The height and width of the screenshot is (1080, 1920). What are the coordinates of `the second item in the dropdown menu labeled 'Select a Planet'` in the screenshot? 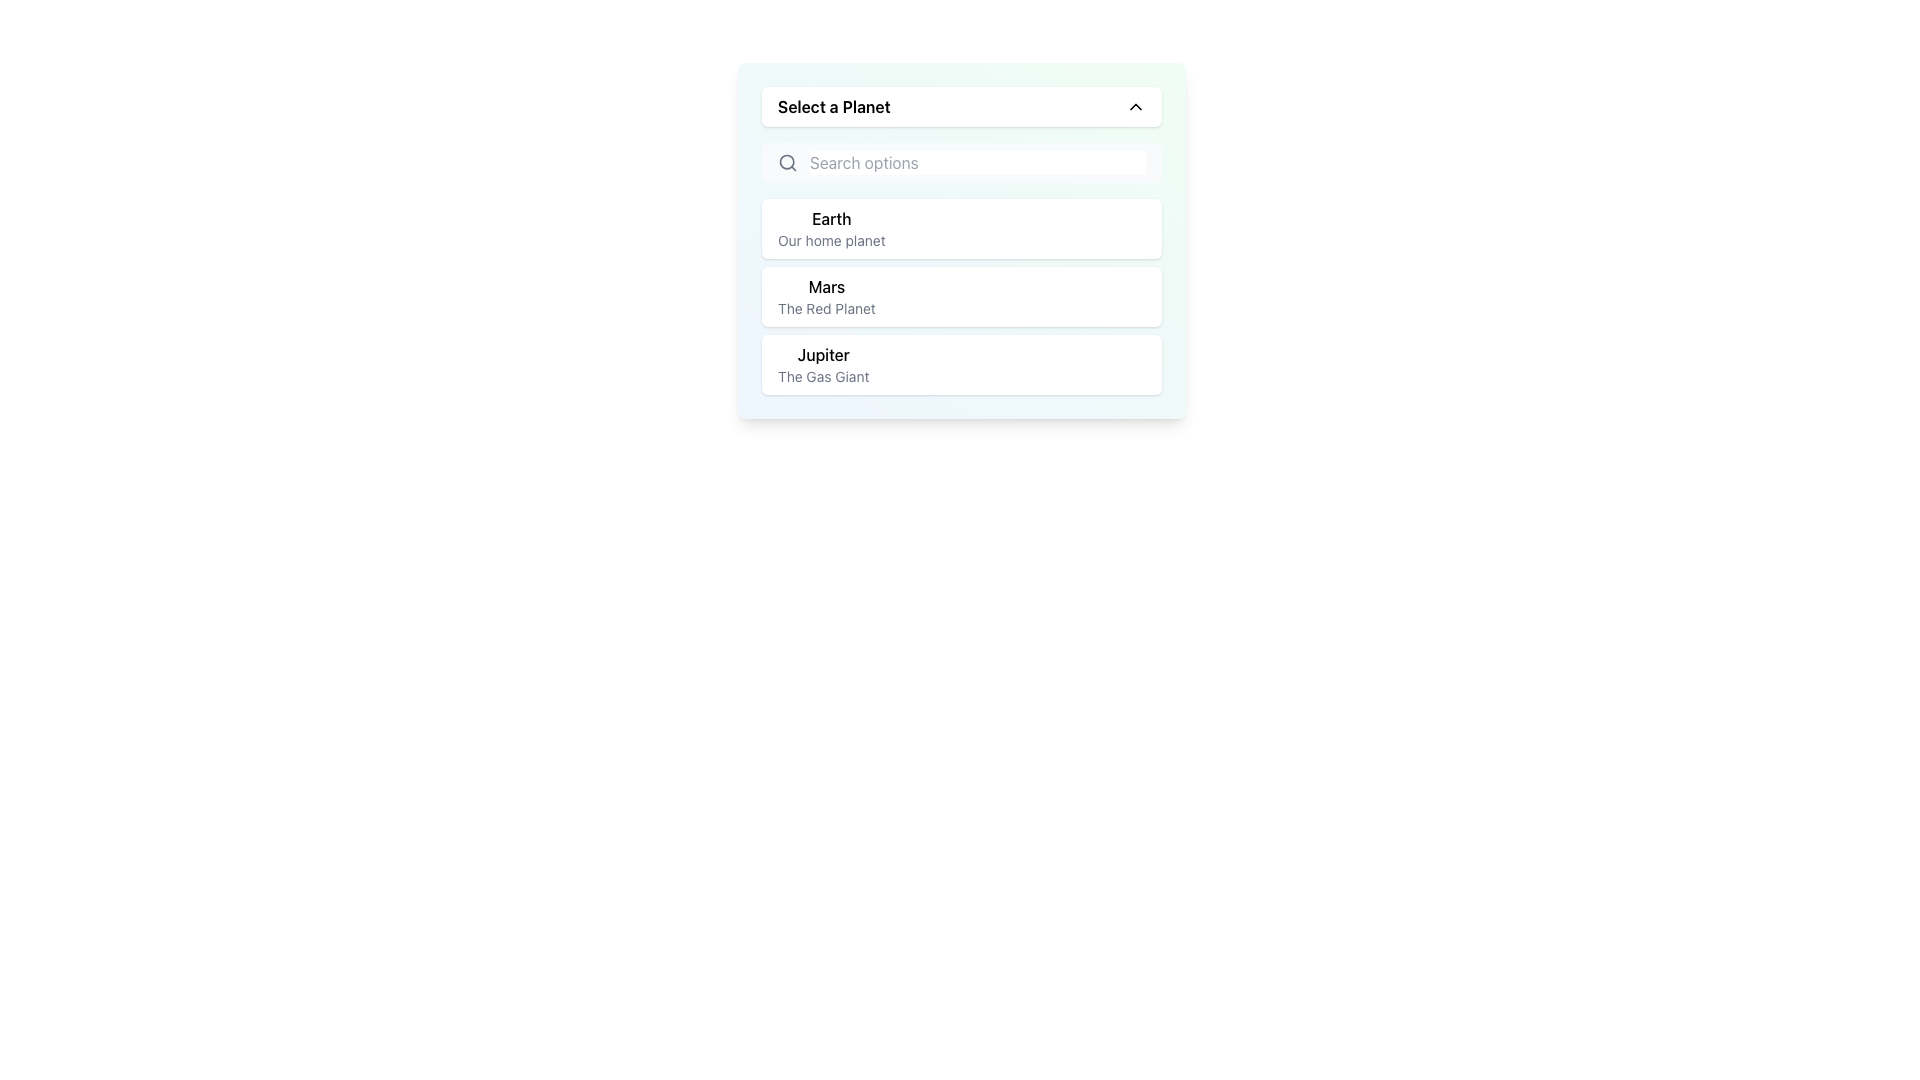 It's located at (961, 268).